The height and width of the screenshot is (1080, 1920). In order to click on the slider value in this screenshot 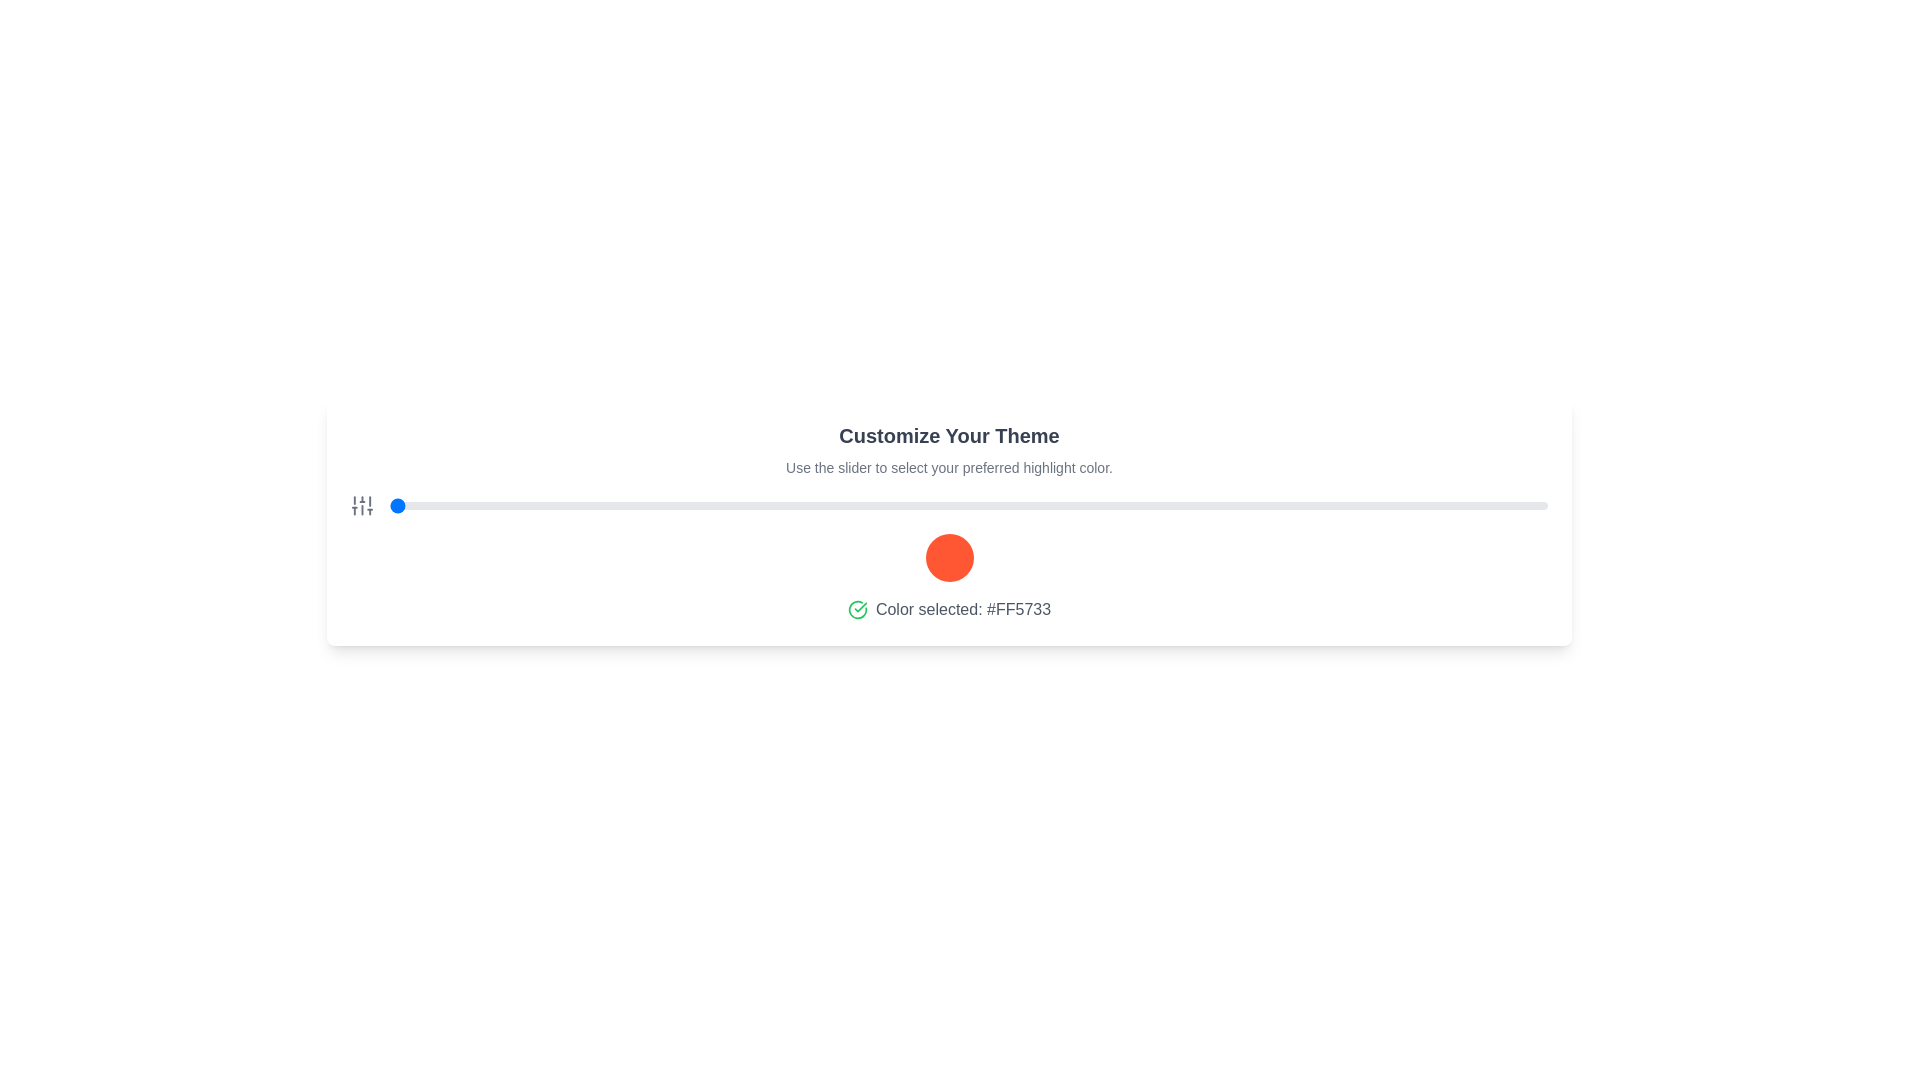, I will do `click(916, 504)`.